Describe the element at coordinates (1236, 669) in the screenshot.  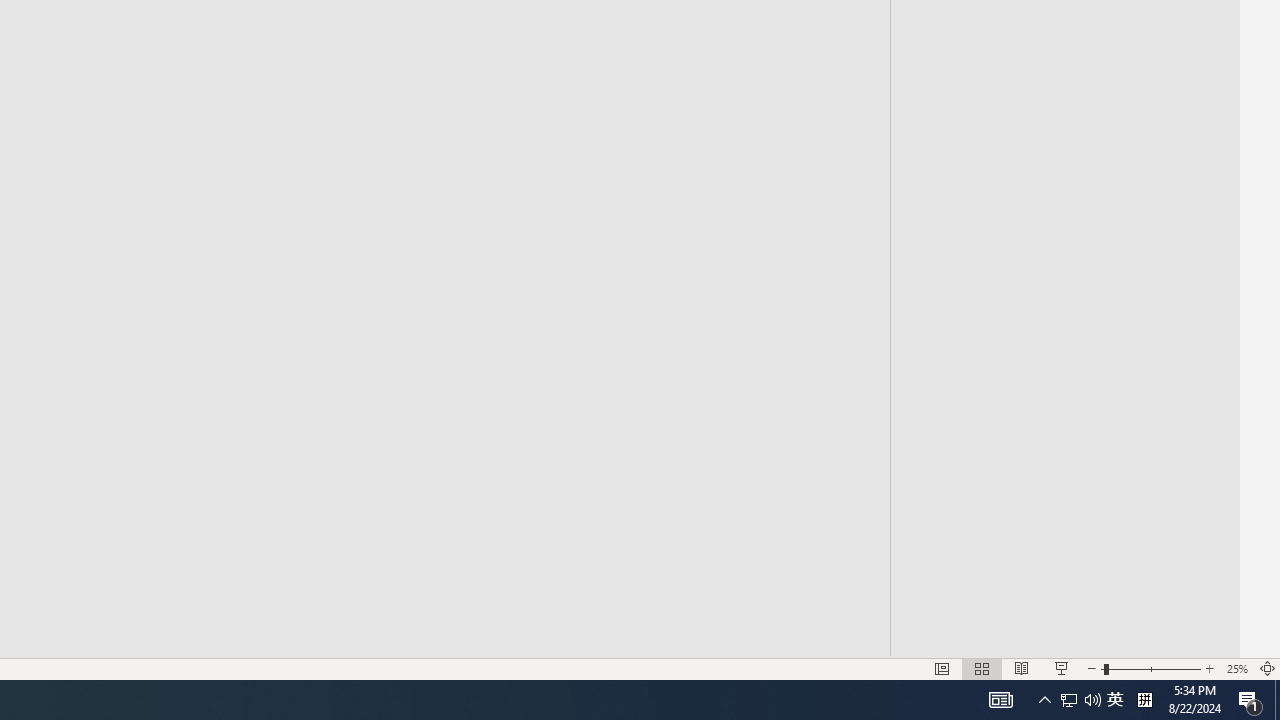
I see `'Zoom 25%'` at that location.